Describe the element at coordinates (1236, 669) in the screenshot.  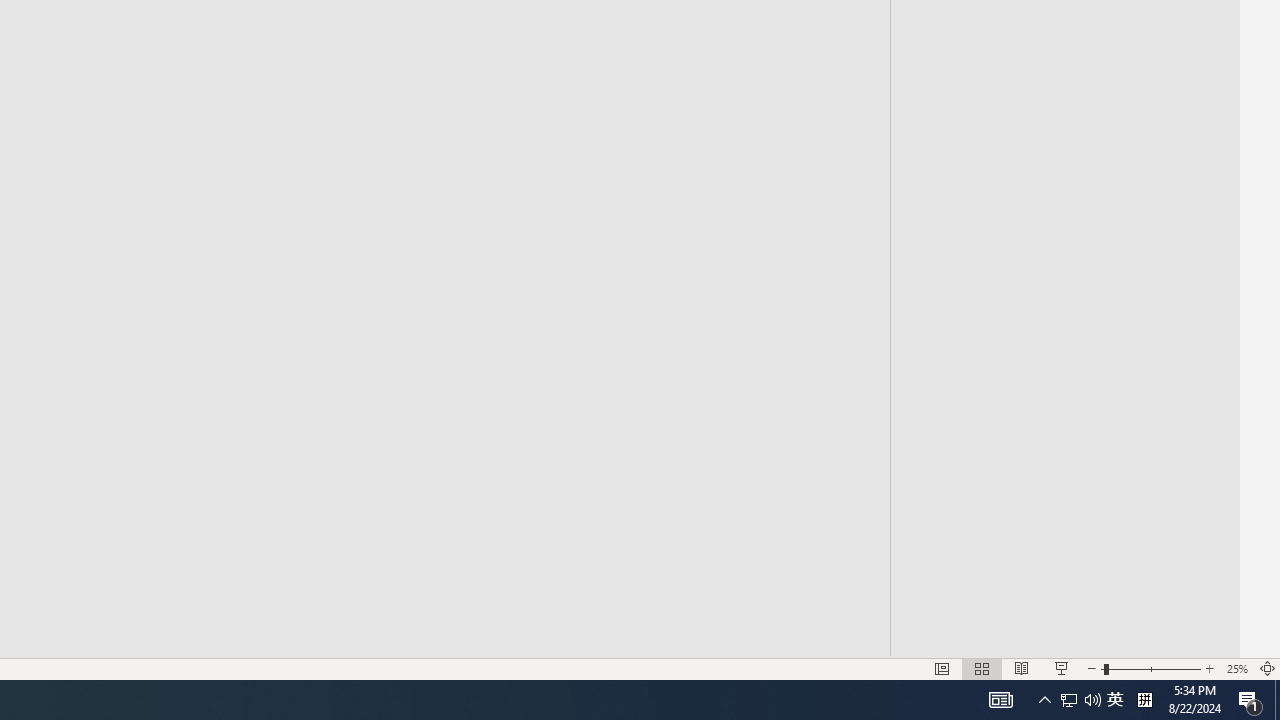
I see `'Zoom 25%'` at that location.